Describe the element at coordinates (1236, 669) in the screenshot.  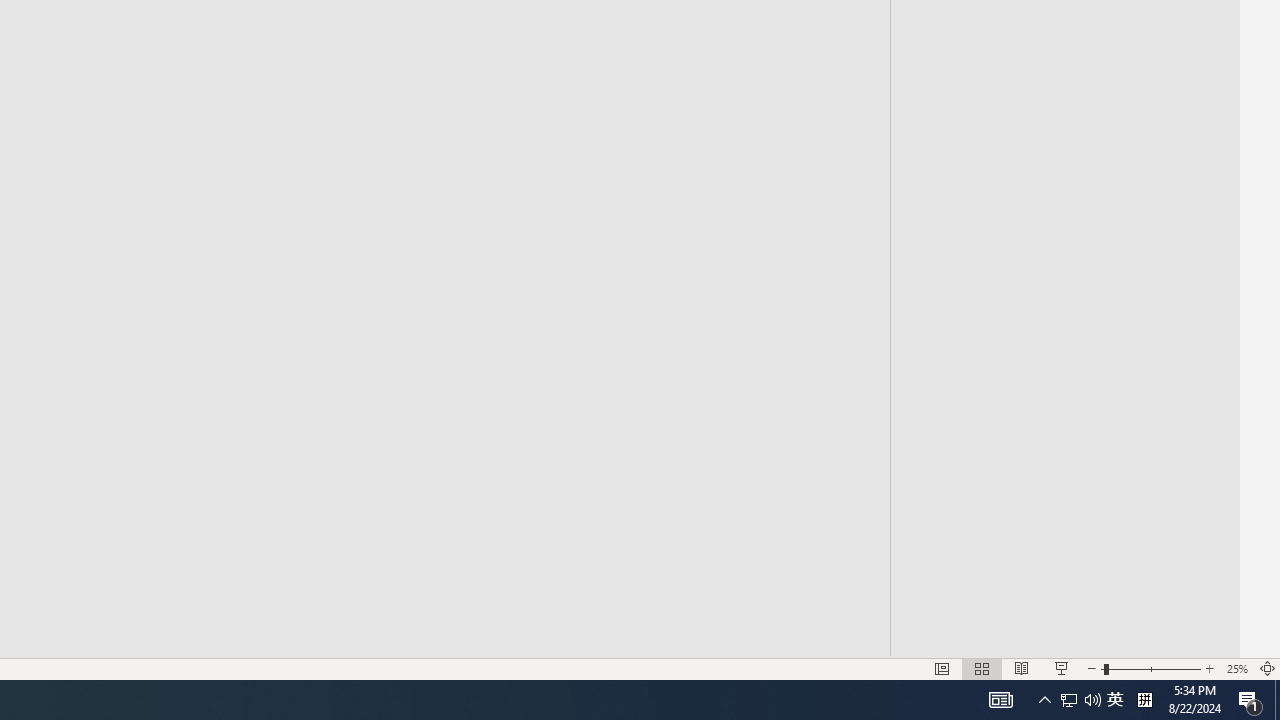
I see `'Zoom 25%'` at that location.